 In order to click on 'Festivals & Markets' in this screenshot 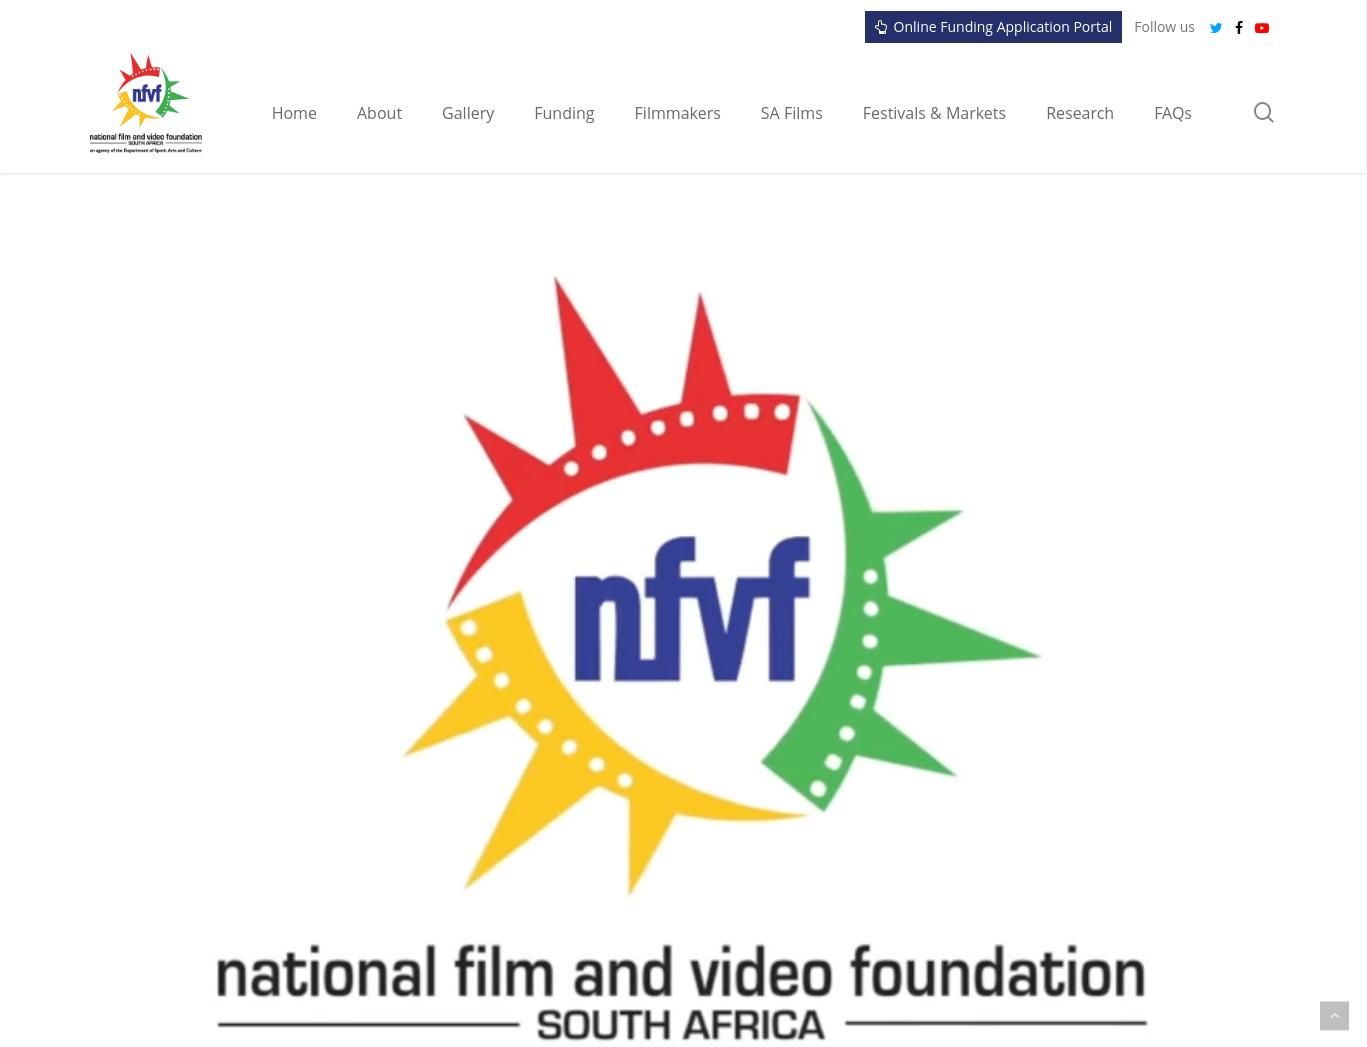, I will do `click(862, 111)`.